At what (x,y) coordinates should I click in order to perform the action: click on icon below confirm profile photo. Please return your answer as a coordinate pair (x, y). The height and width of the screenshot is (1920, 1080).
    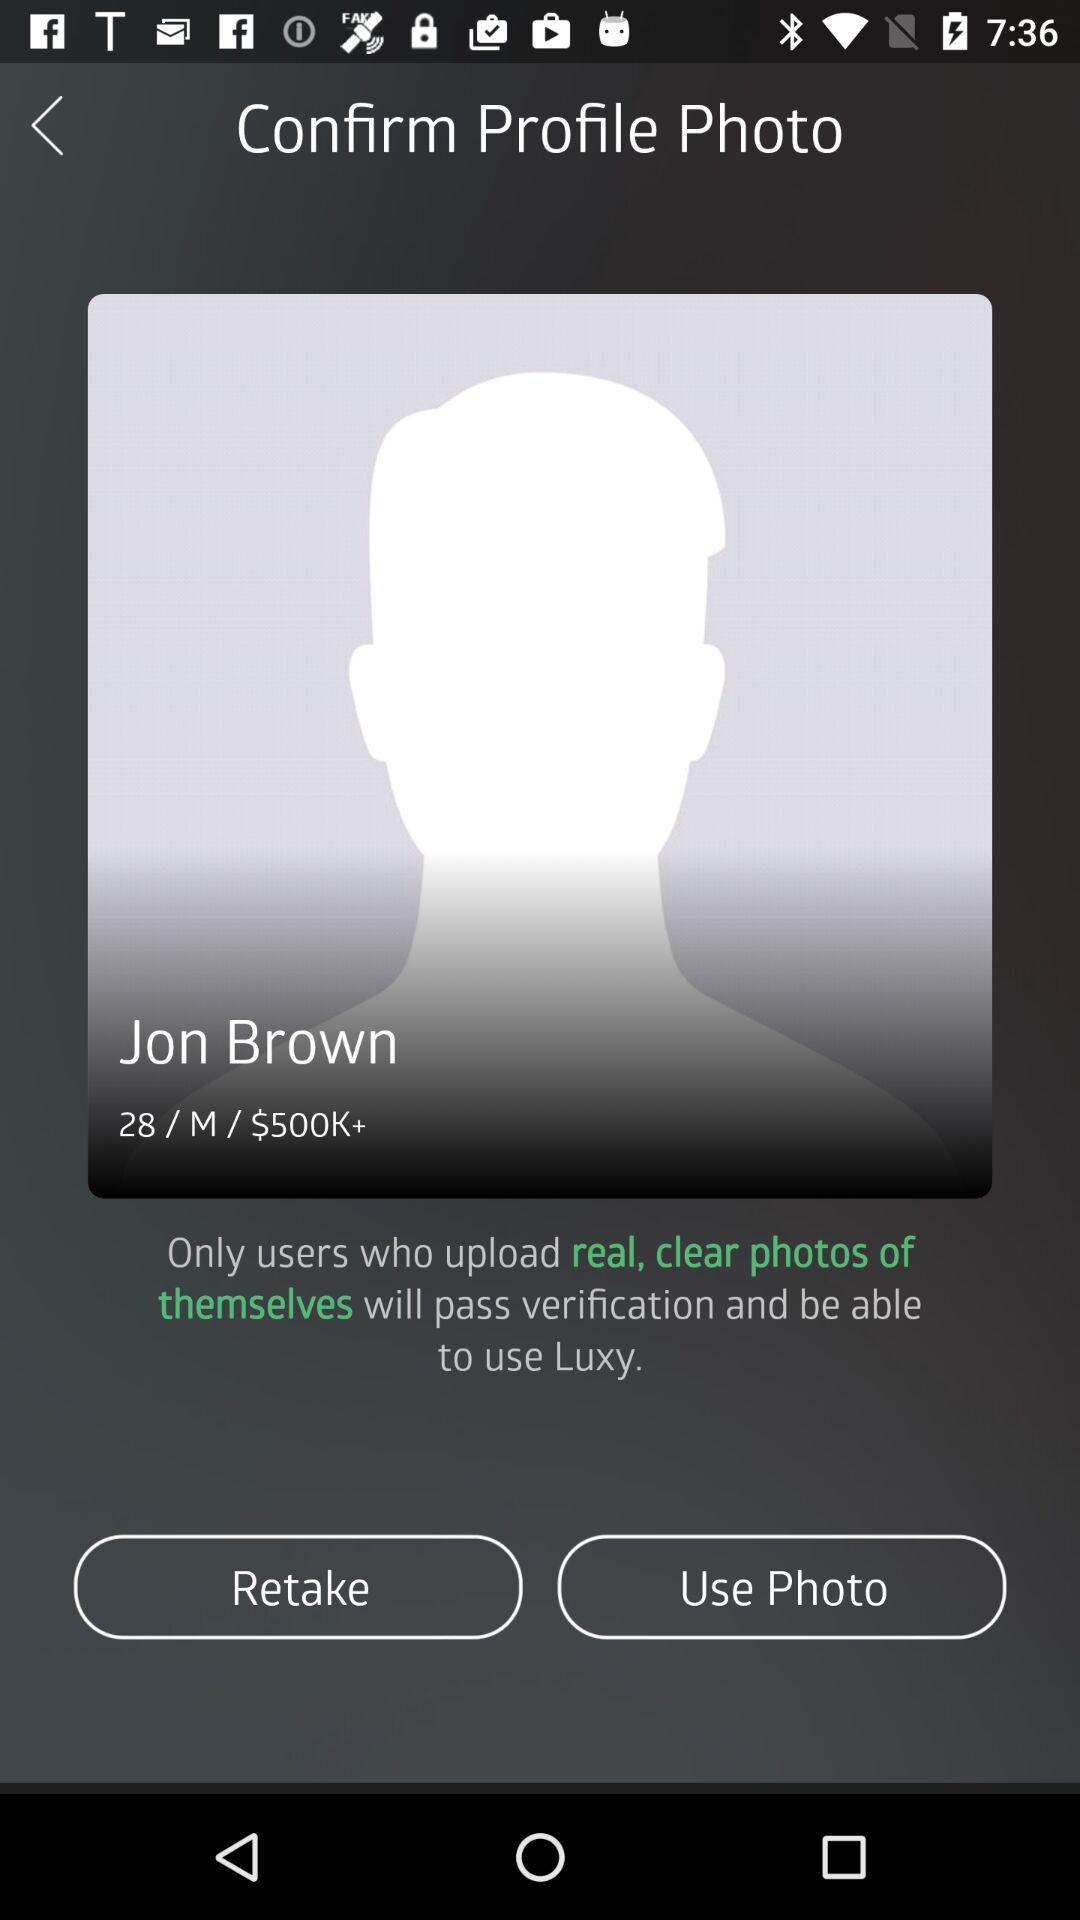
    Looking at the image, I should click on (540, 745).